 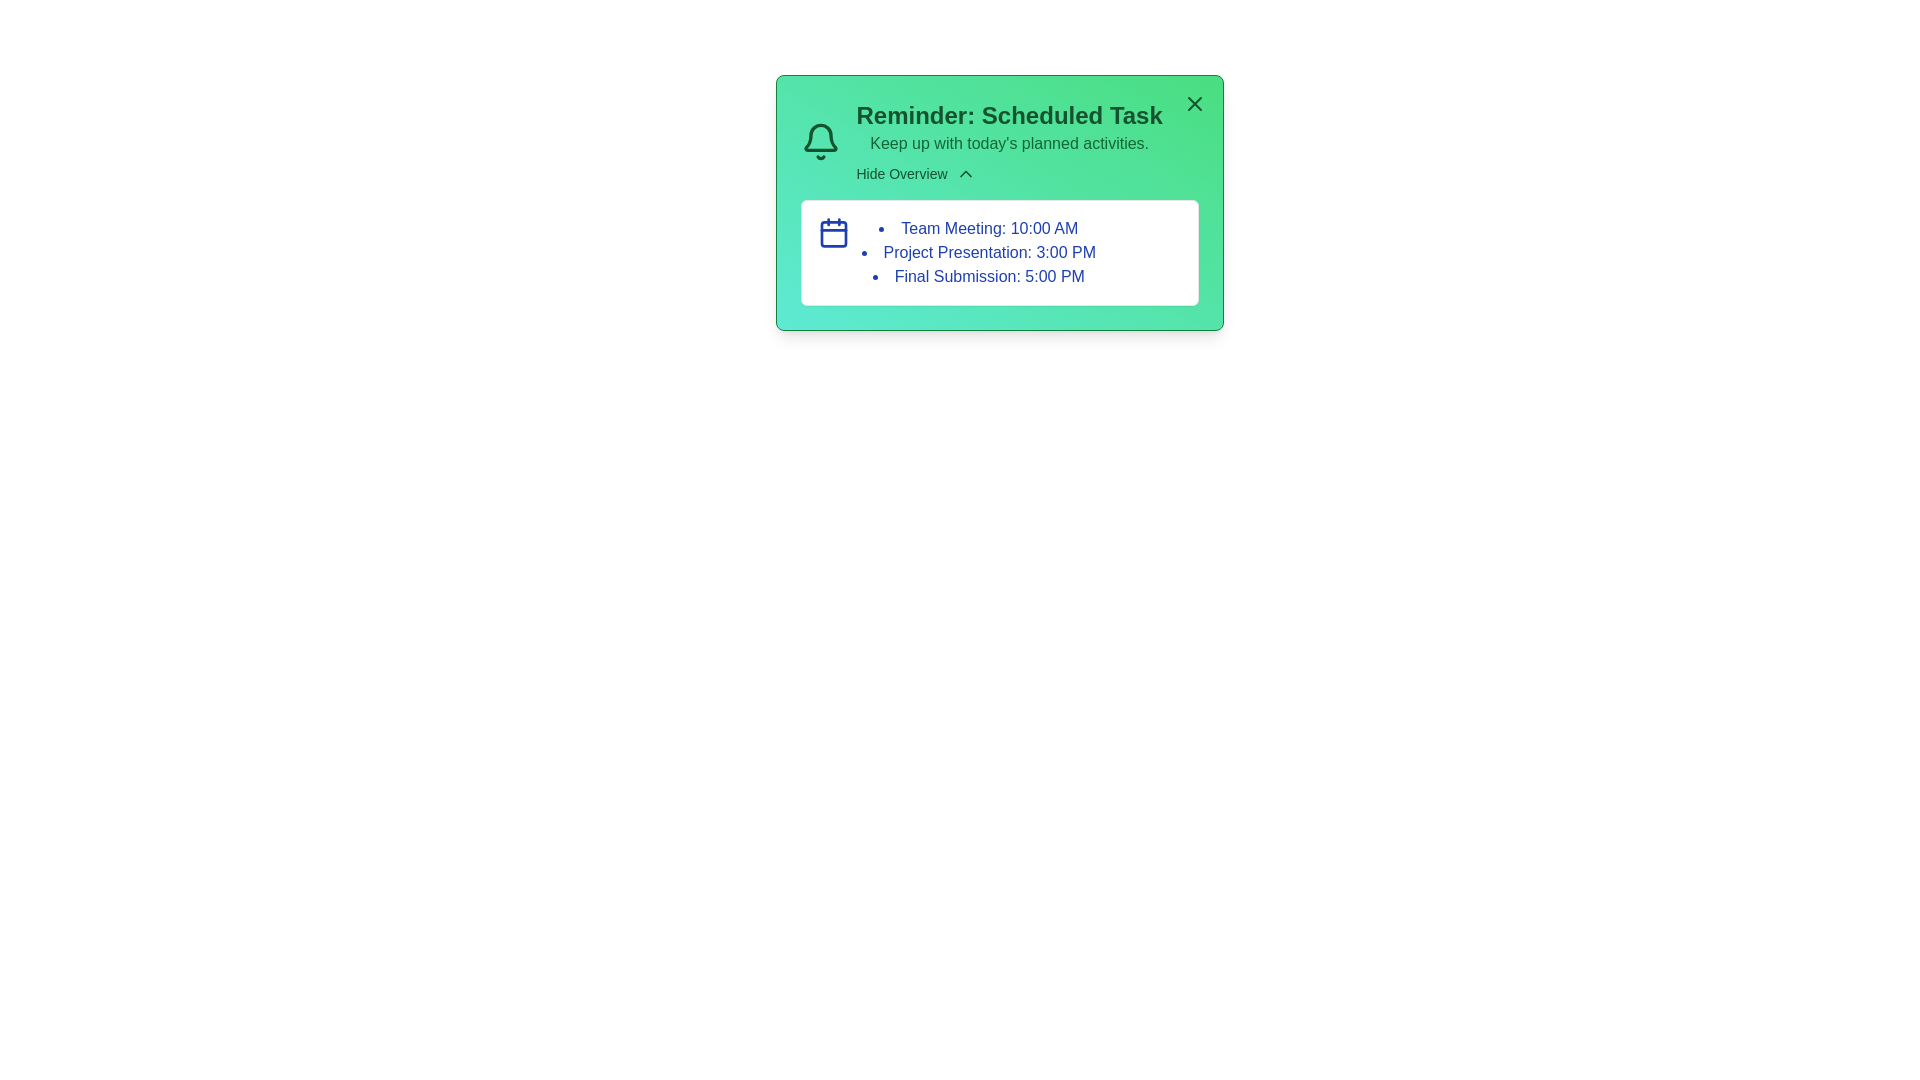 I want to click on the 'Hide Overview' button to toggle the visibility of the overview details, so click(x=915, y=172).